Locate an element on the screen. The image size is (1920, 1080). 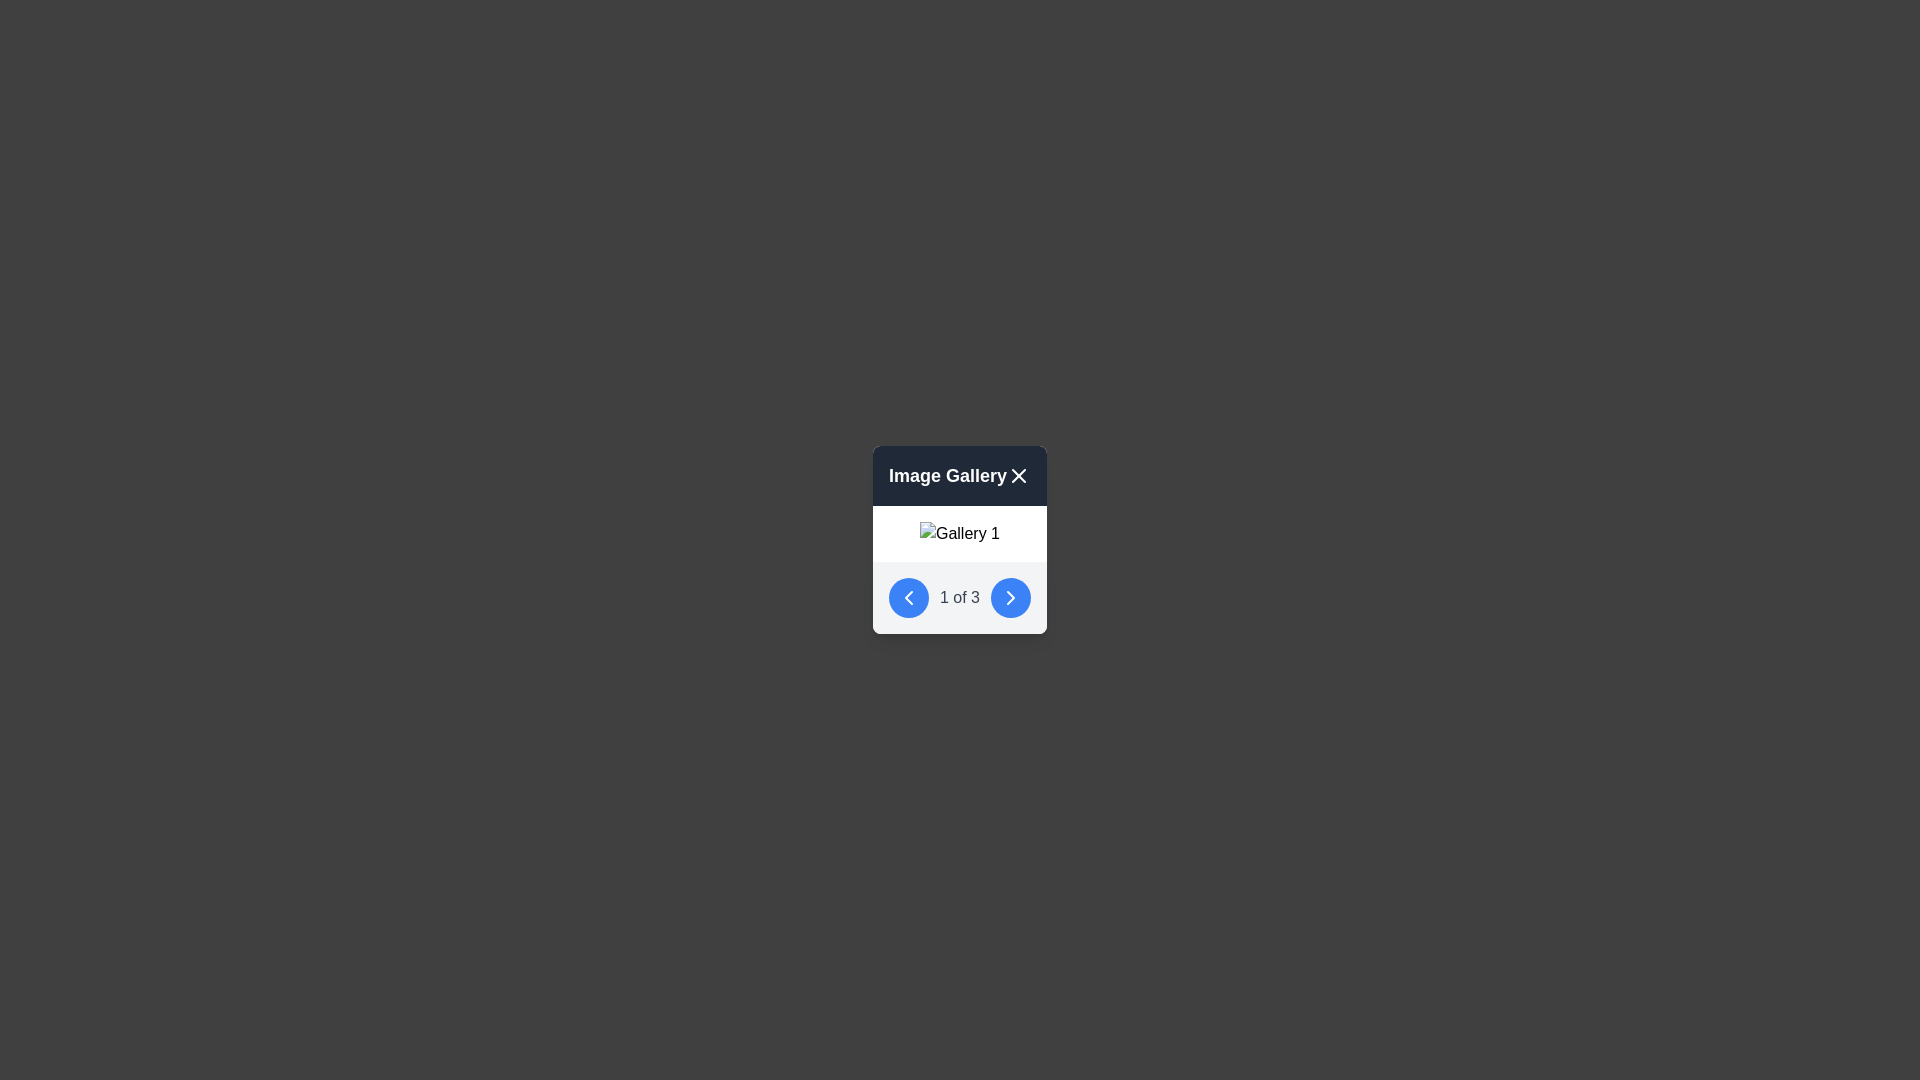
the leftward-pointing chevron icon, which is centered within a blue circular button located at the bottom-left corner of a card interface is located at coordinates (907, 596).